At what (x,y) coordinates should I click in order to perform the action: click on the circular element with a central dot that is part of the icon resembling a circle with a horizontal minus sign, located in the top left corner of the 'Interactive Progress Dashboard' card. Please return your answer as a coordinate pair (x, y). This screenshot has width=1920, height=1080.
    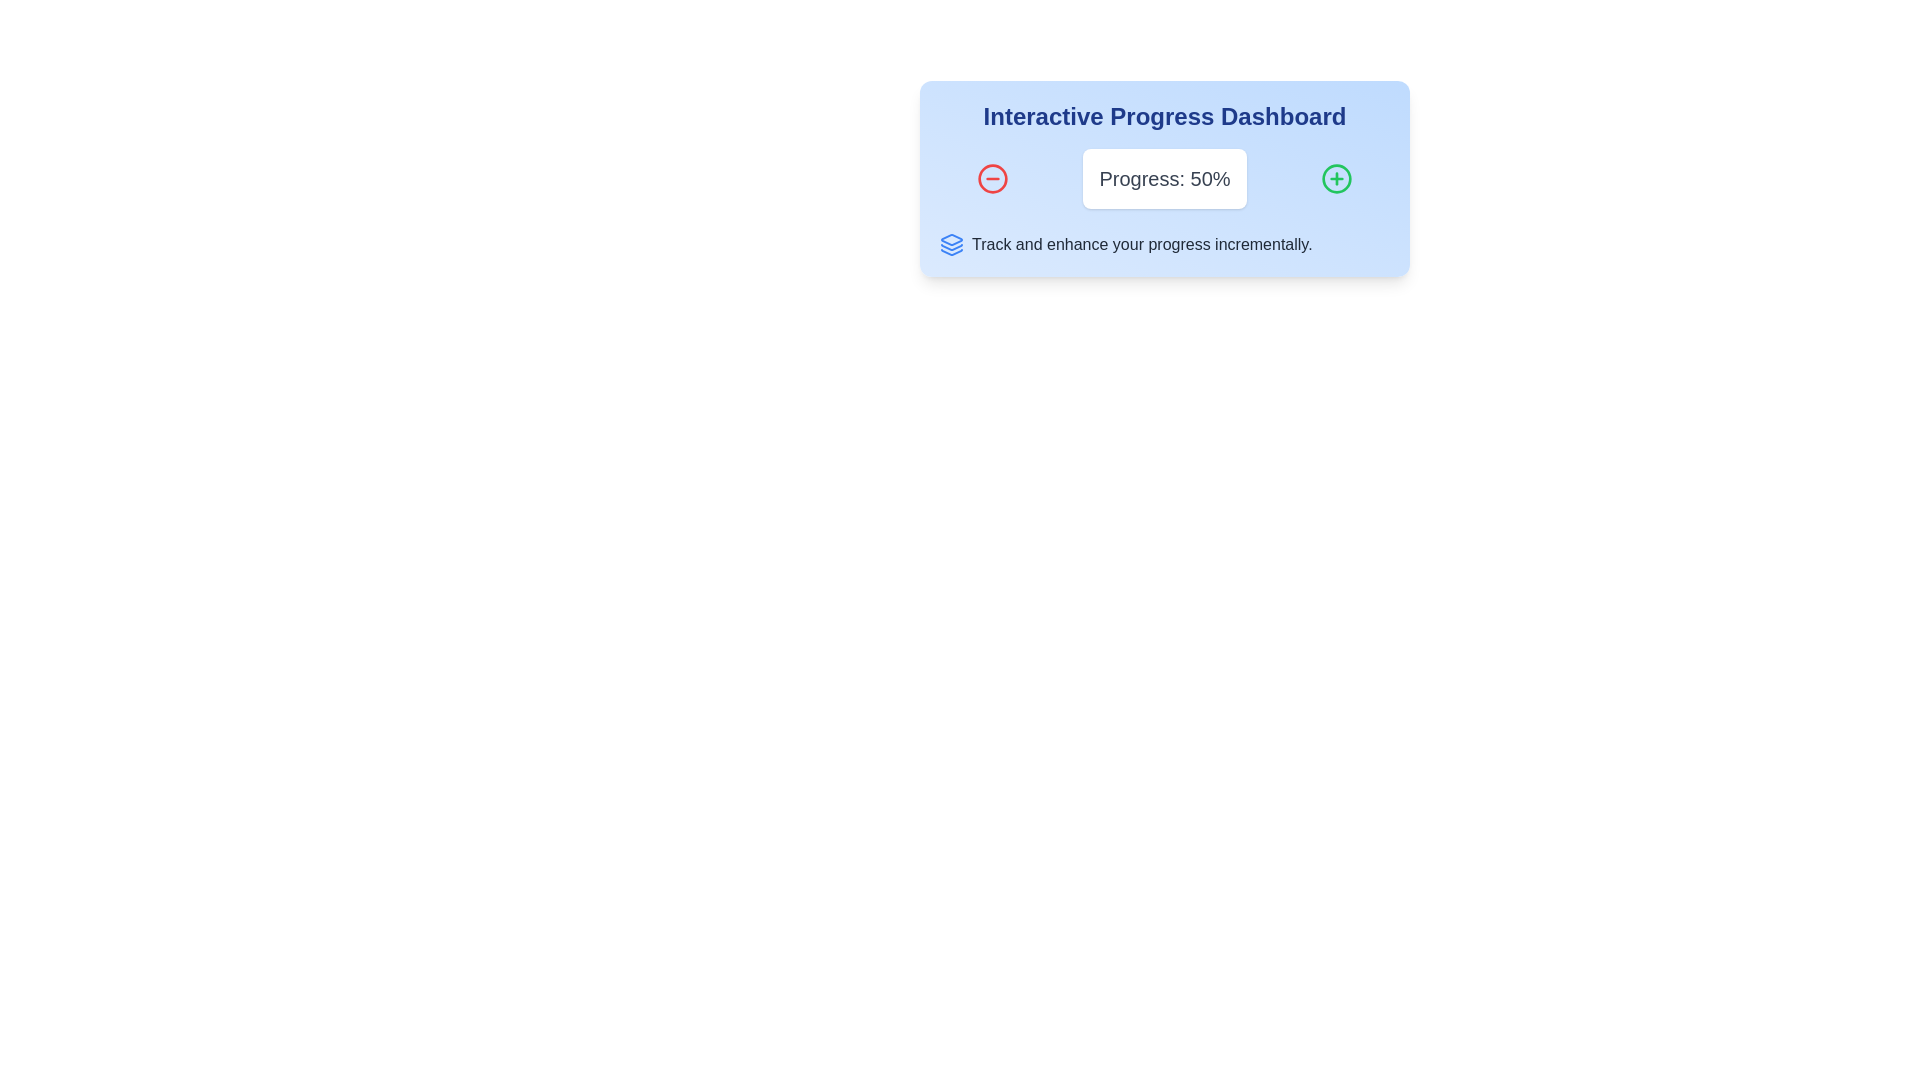
    Looking at the image, I should click on (993, 177).